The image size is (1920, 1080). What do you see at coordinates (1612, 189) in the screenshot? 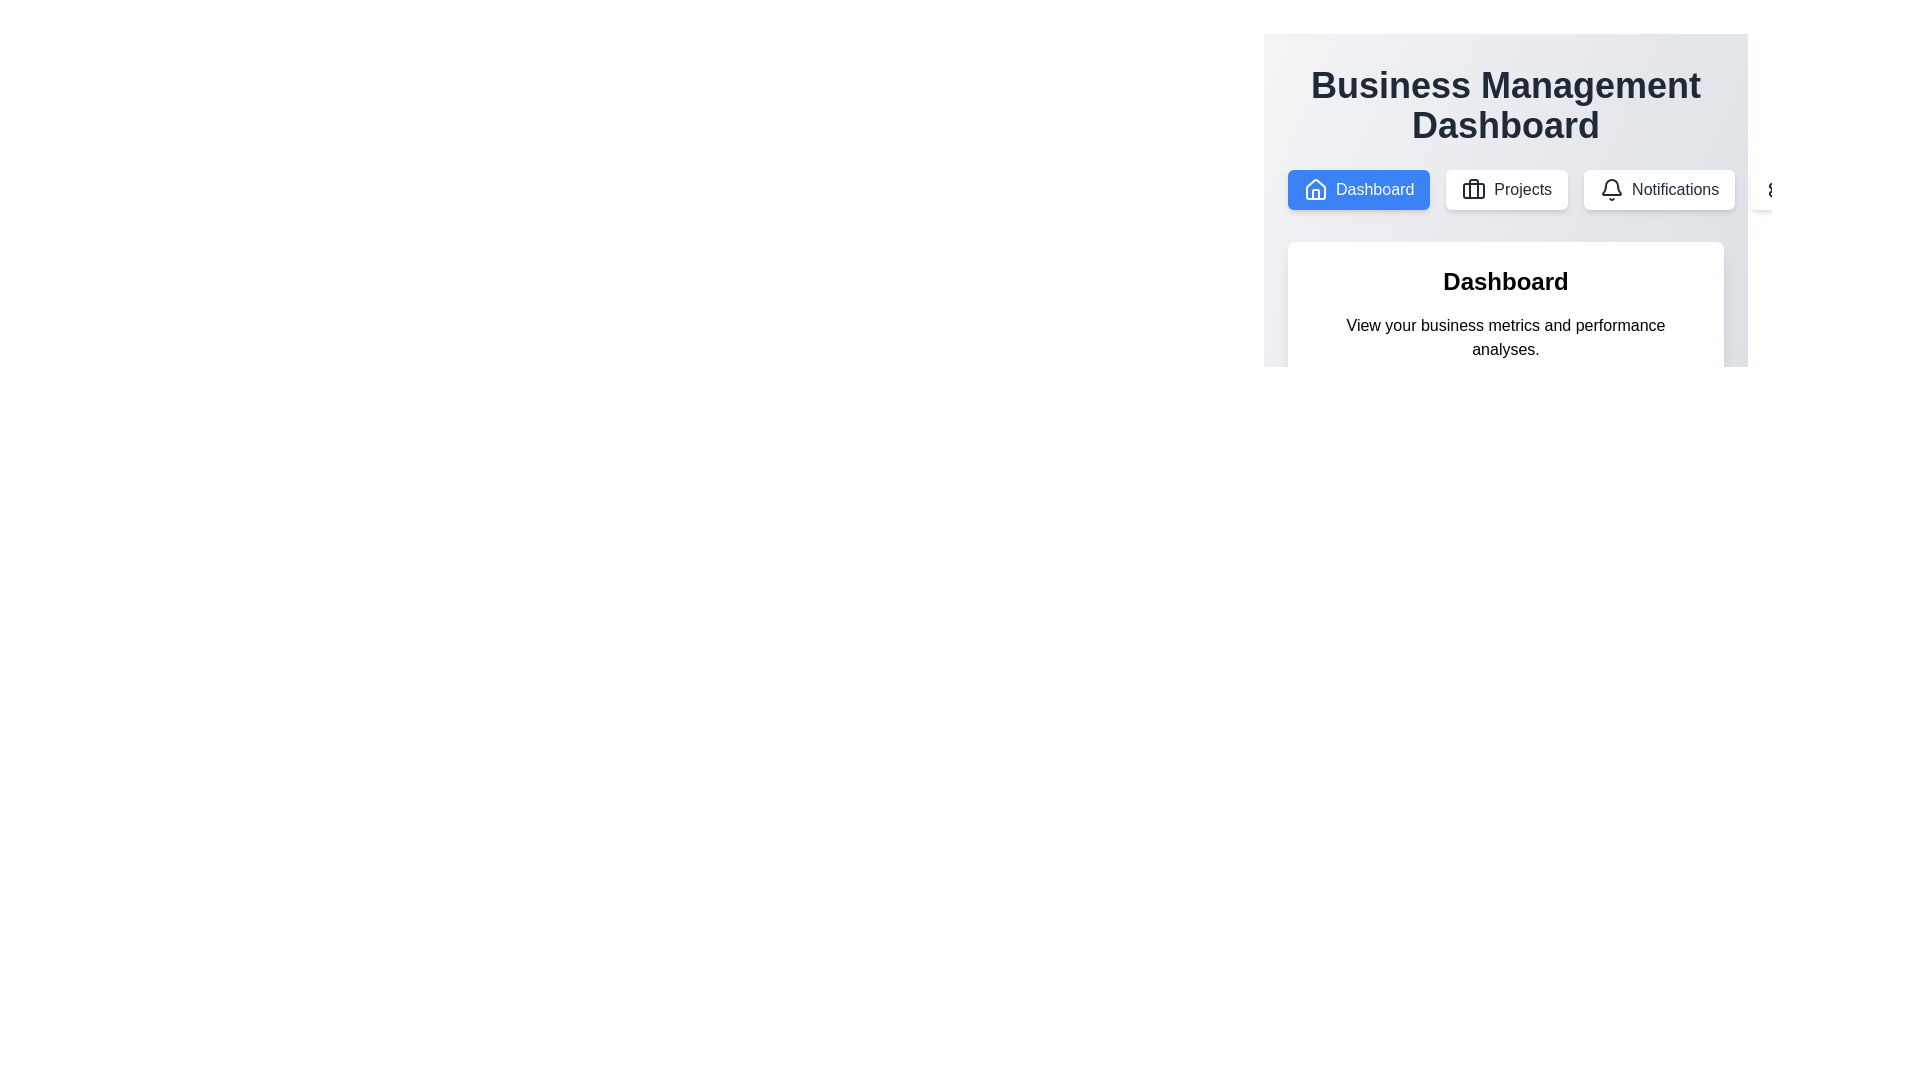
I see `the bell icon, which represents the notifications feature, located within the 'Notifications' button` at bounding box center [1612, 189].